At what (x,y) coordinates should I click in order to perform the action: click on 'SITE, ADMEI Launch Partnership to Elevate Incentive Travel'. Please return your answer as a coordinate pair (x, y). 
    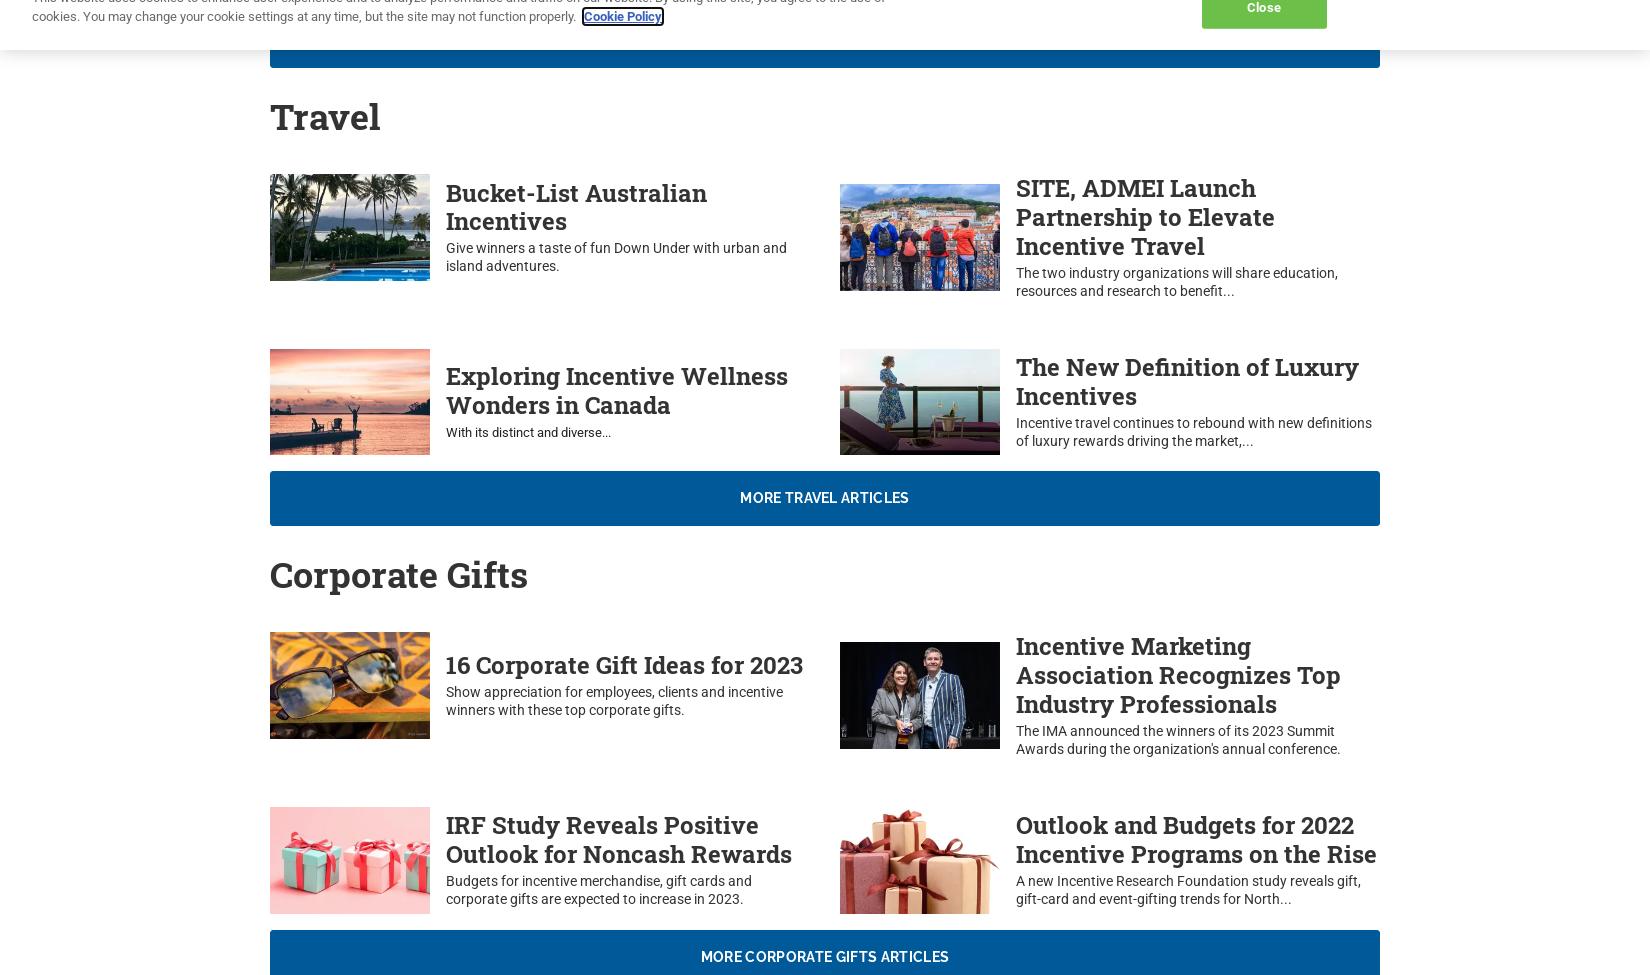
    Looking at the image, I should click on (1145, 216).